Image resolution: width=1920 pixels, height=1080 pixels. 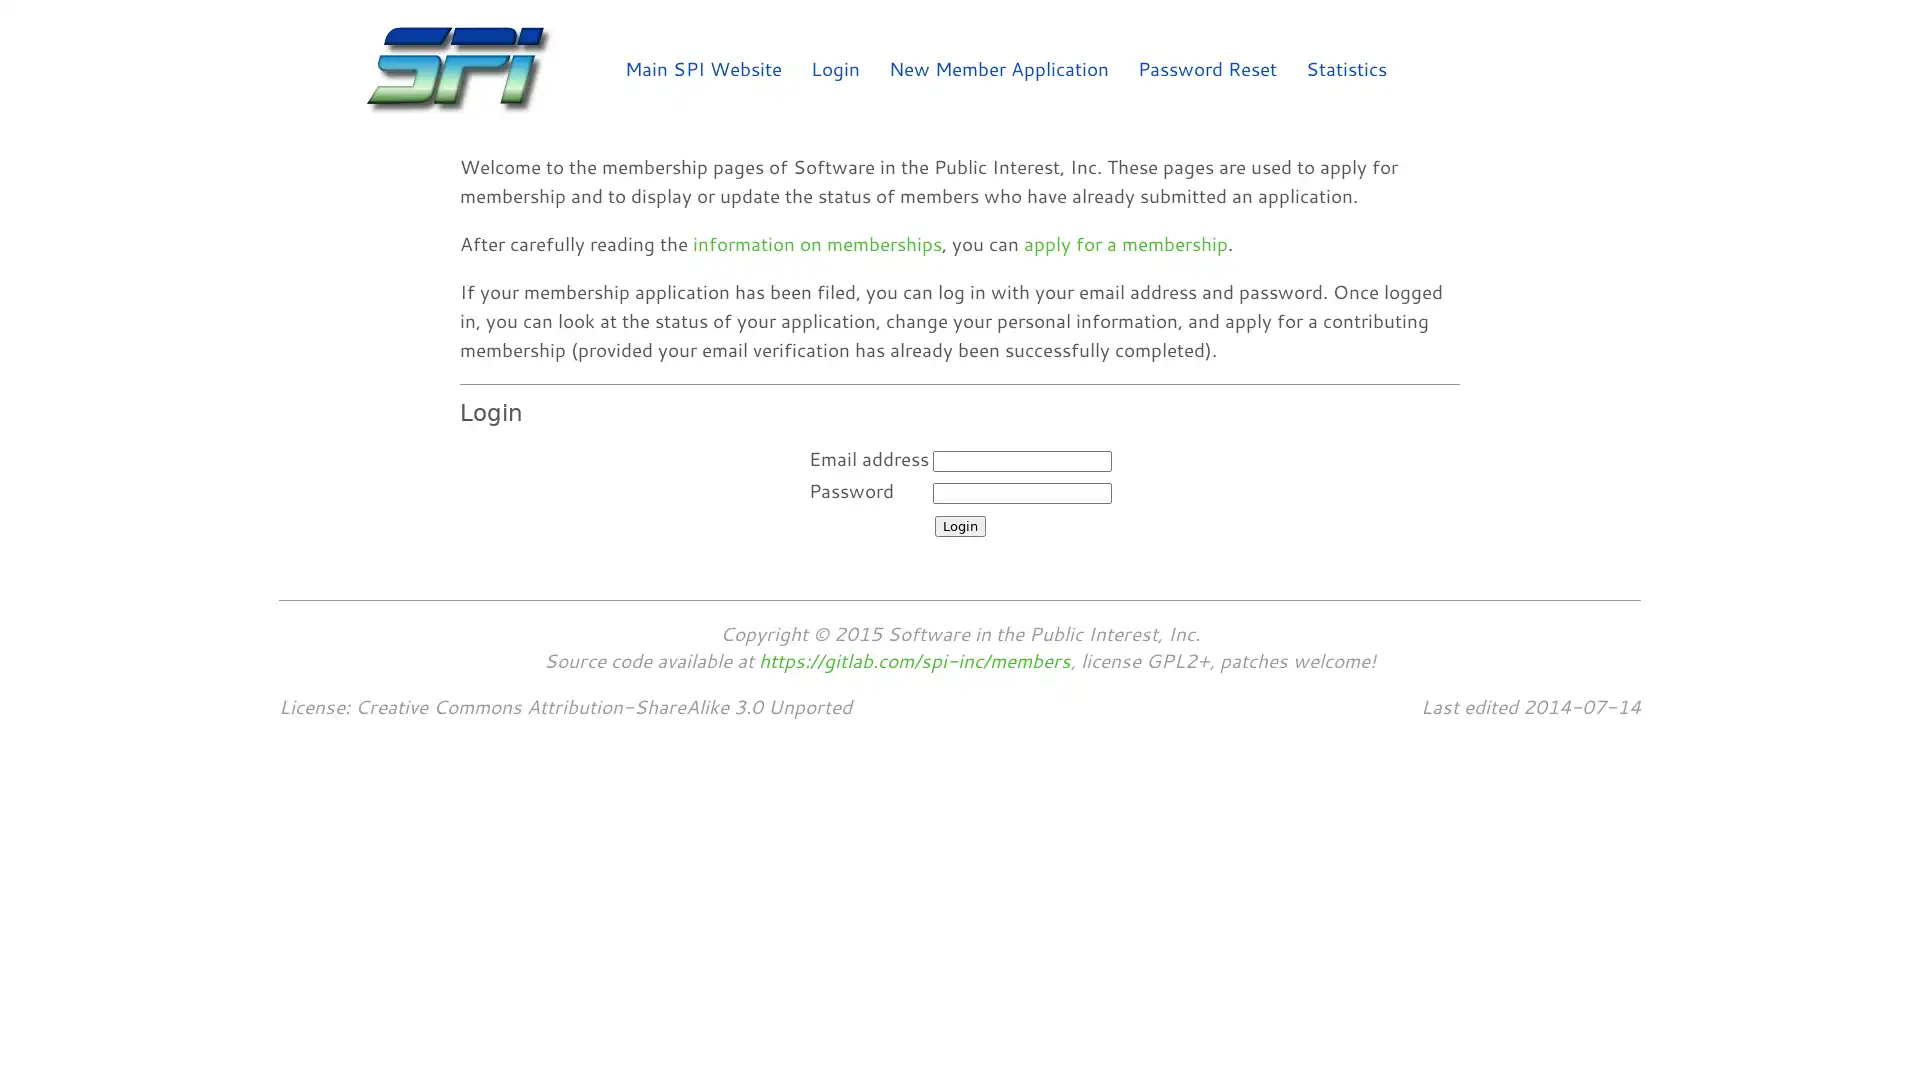 I want to click on Login, so click(x=958, y=525).